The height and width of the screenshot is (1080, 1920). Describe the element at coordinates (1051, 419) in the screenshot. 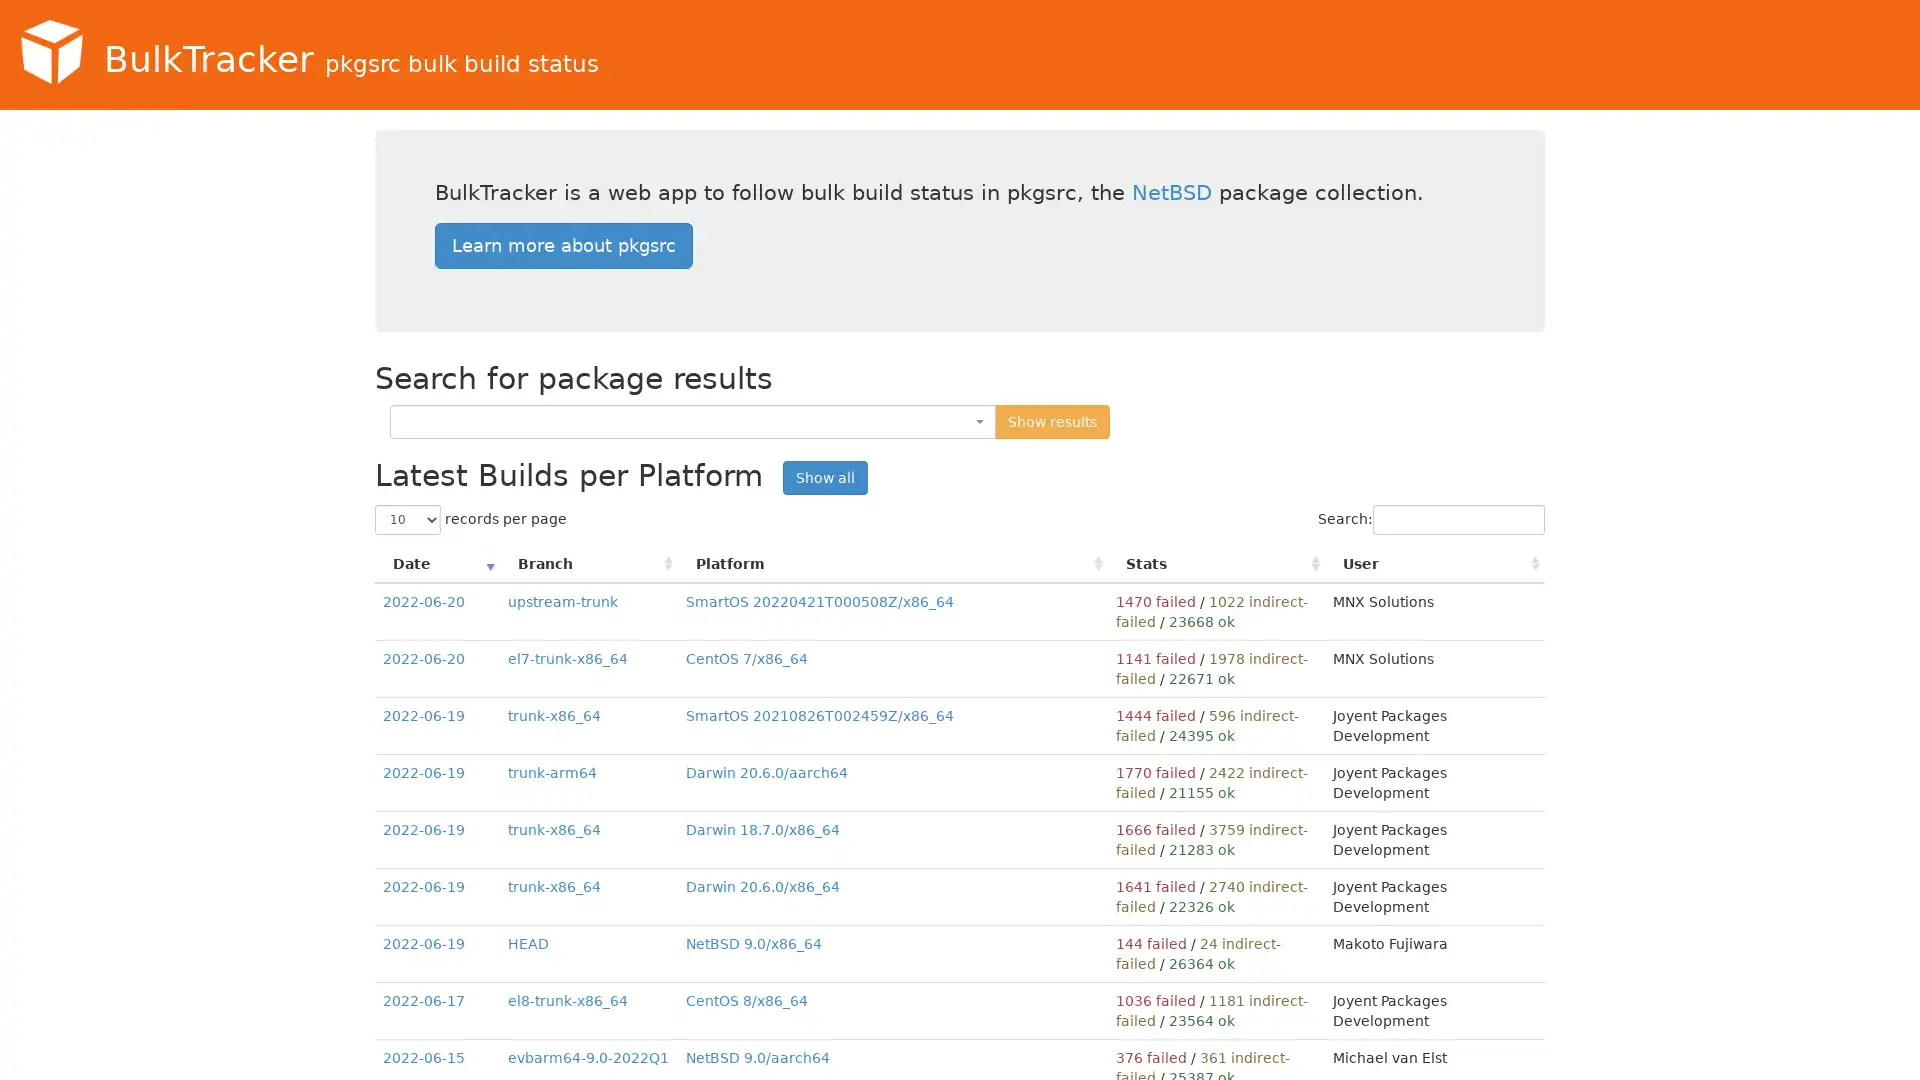

I see `Show results` at that location.